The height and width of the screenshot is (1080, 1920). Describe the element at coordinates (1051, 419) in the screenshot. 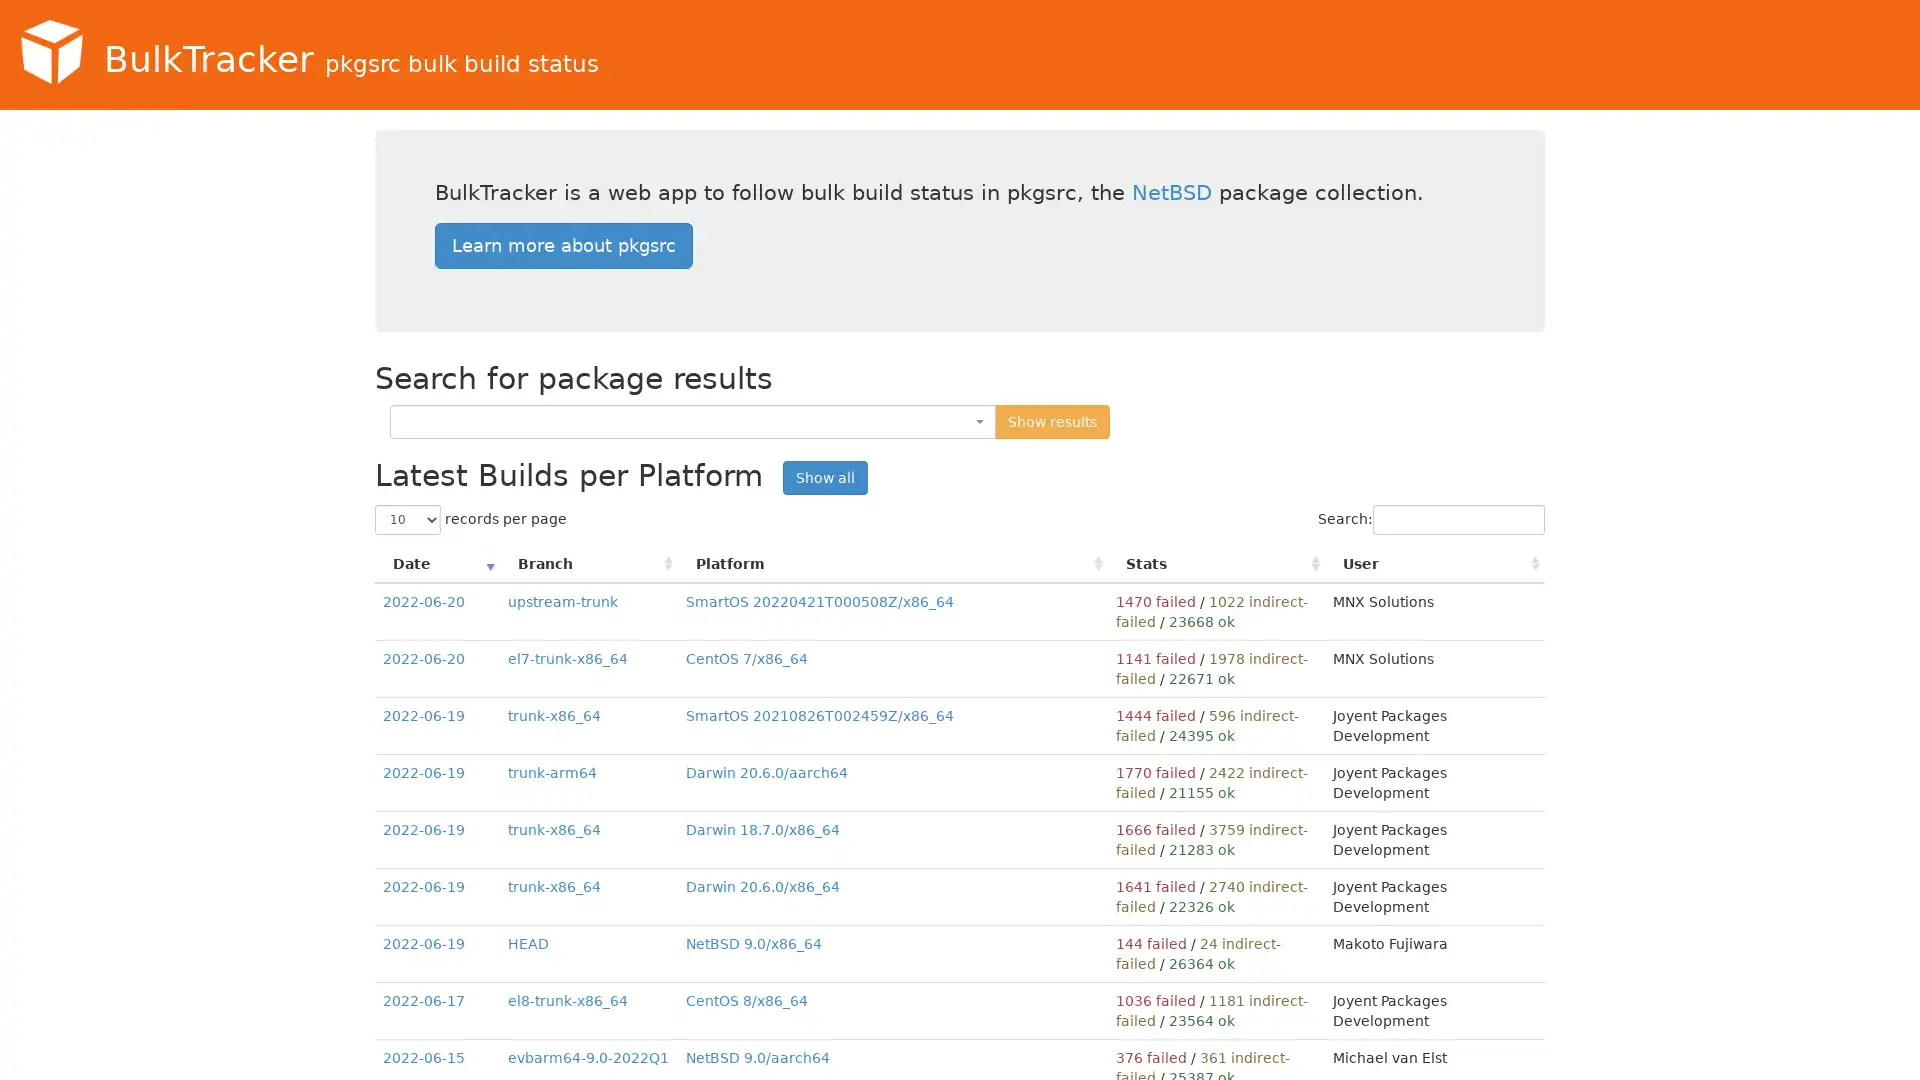

I see `Show results` at that location.